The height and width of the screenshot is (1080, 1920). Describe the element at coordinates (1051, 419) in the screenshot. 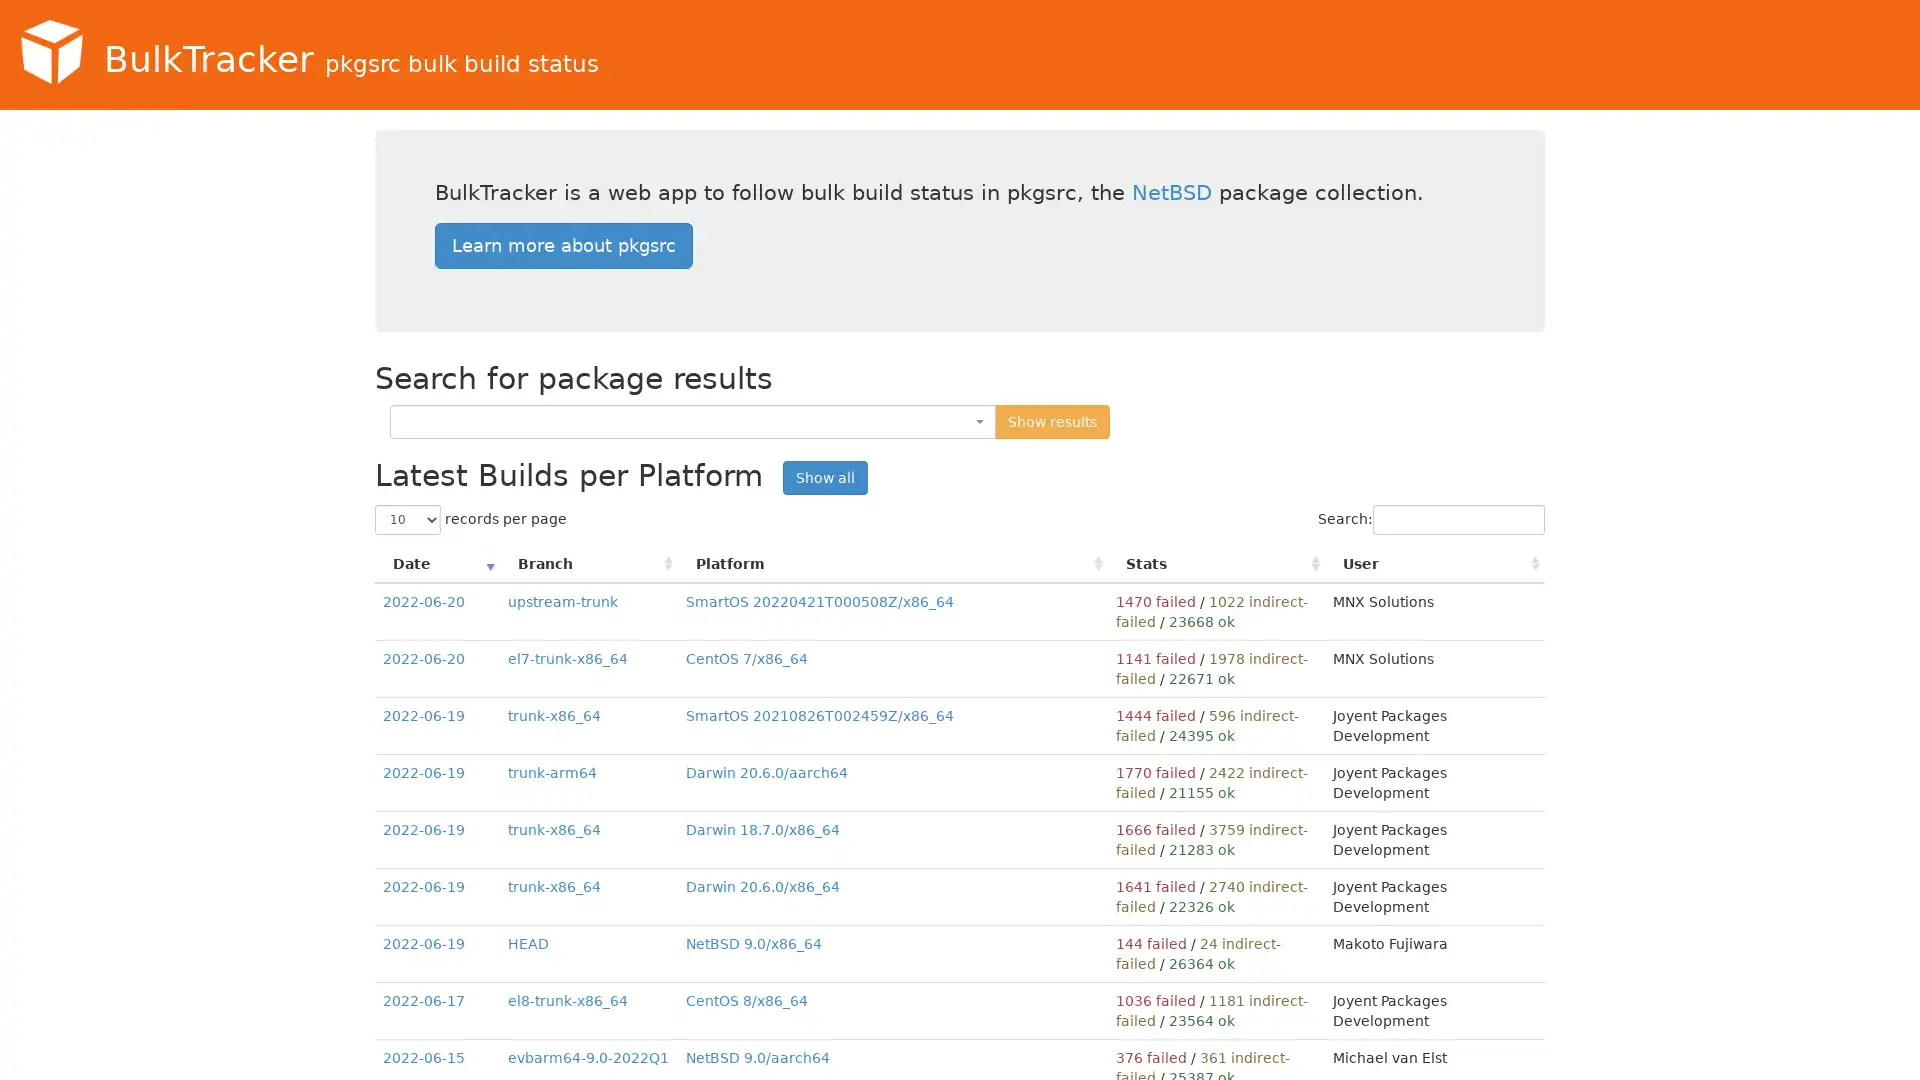

I see `Show results` at that location.